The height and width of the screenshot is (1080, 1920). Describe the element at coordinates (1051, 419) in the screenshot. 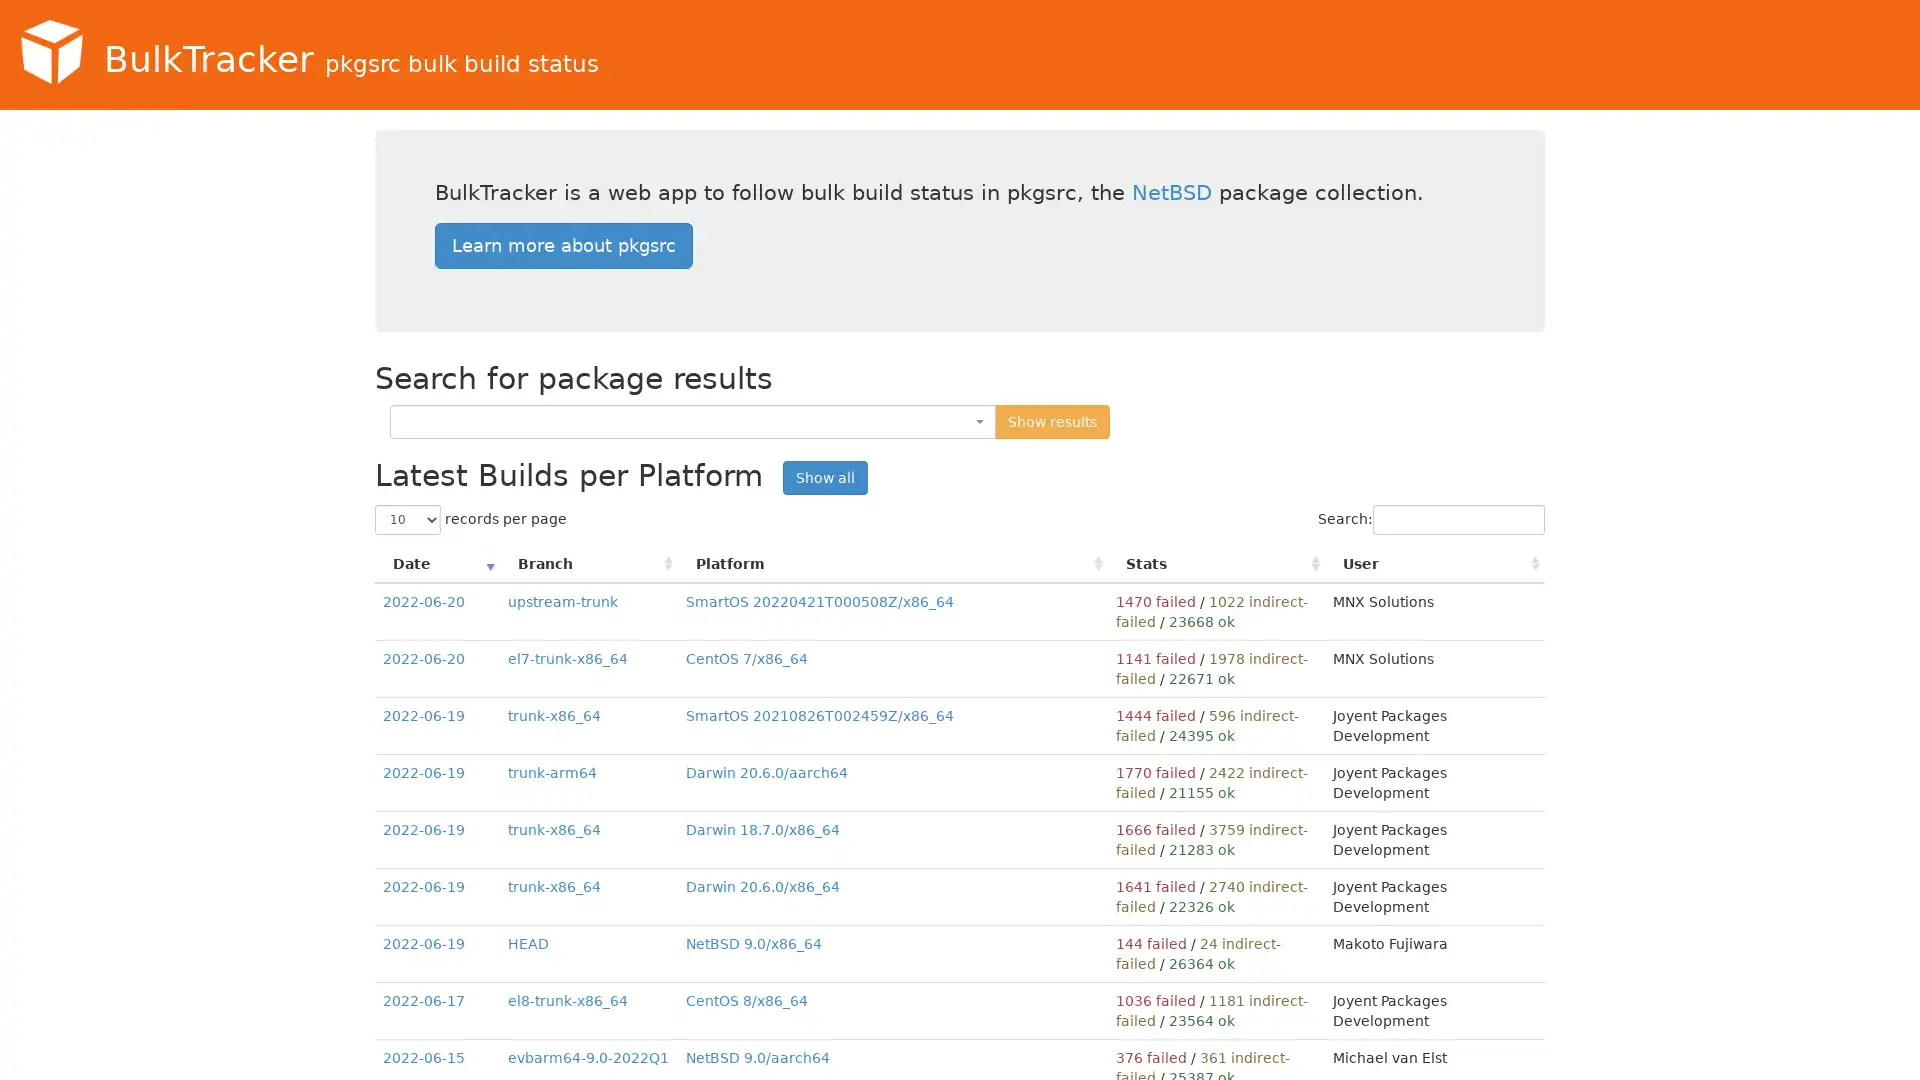

I see `Show results` at that location.